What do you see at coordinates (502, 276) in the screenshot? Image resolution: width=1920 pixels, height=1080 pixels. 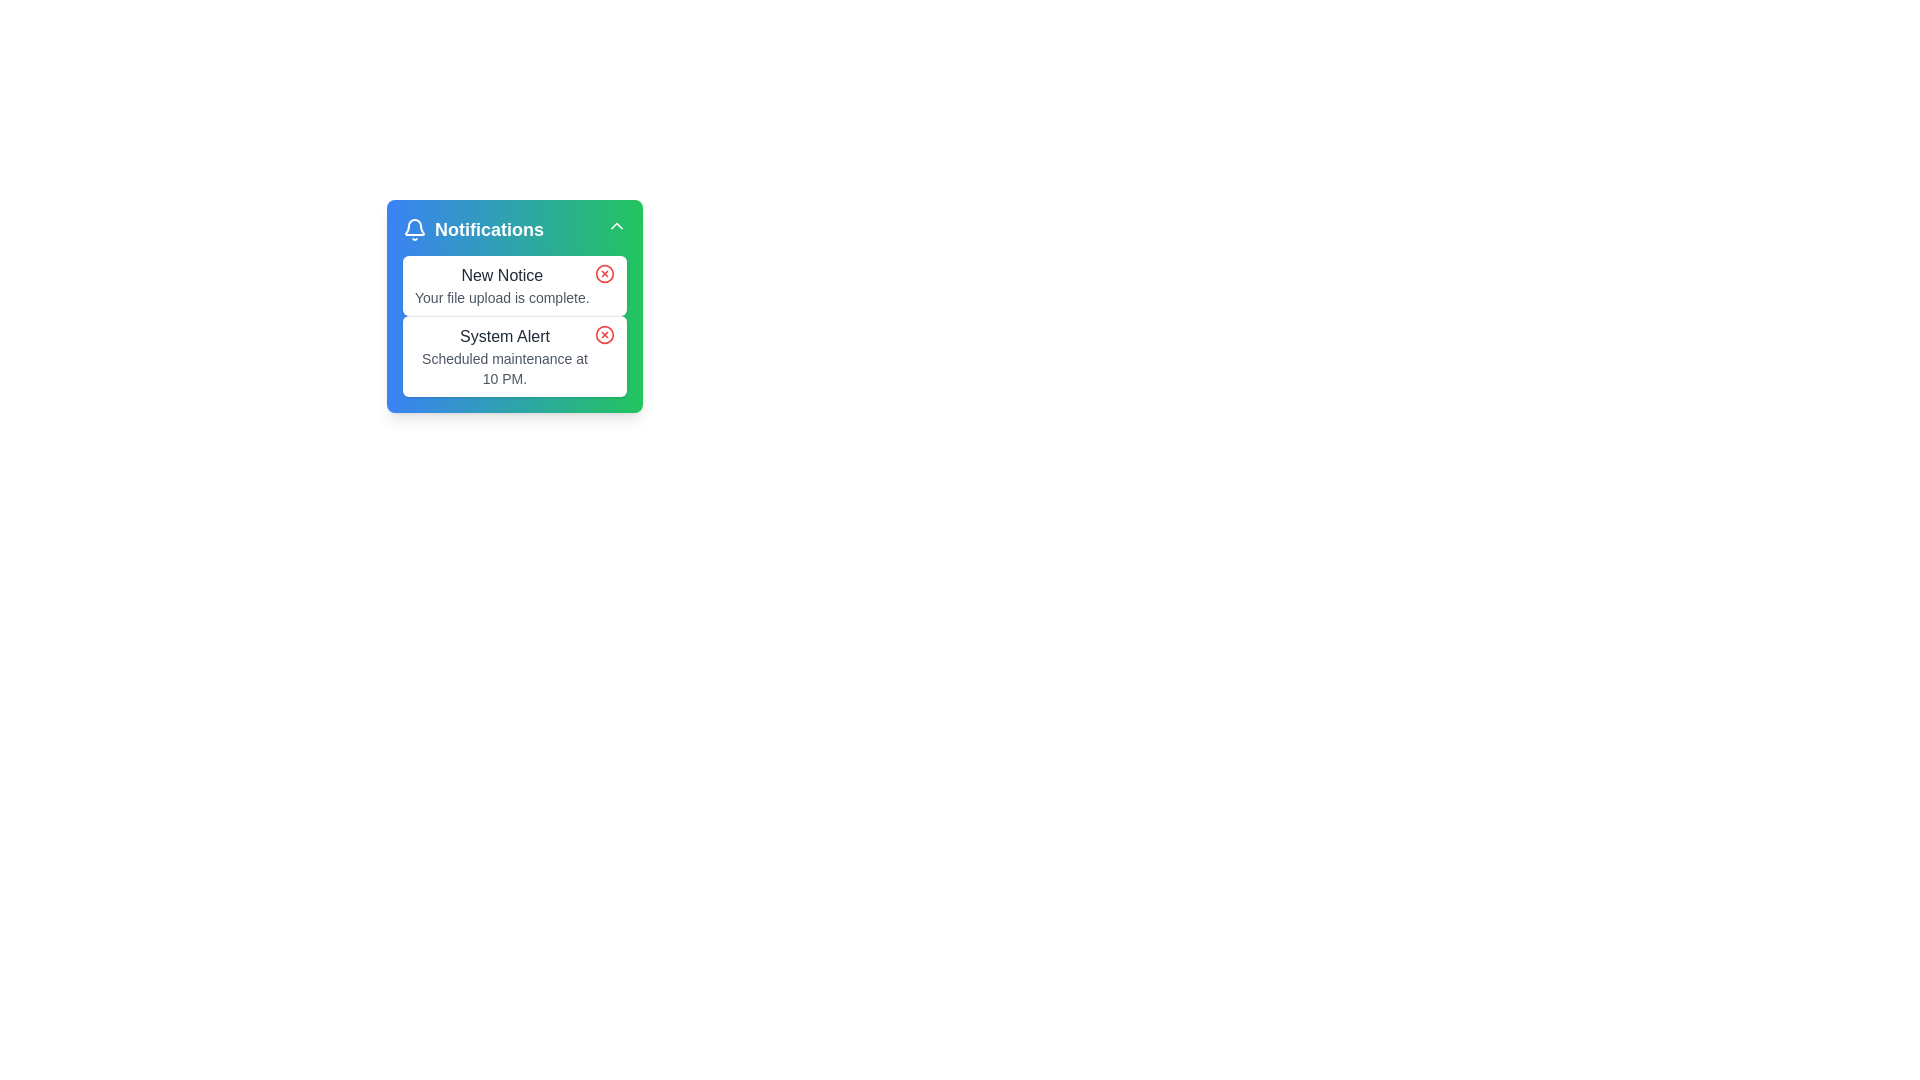 I see `the title text label of the notifications popup, which serves to inform the user about the message nature, positioned above the 'Your file upload is complete.' text` at bounding box center [502, 276].